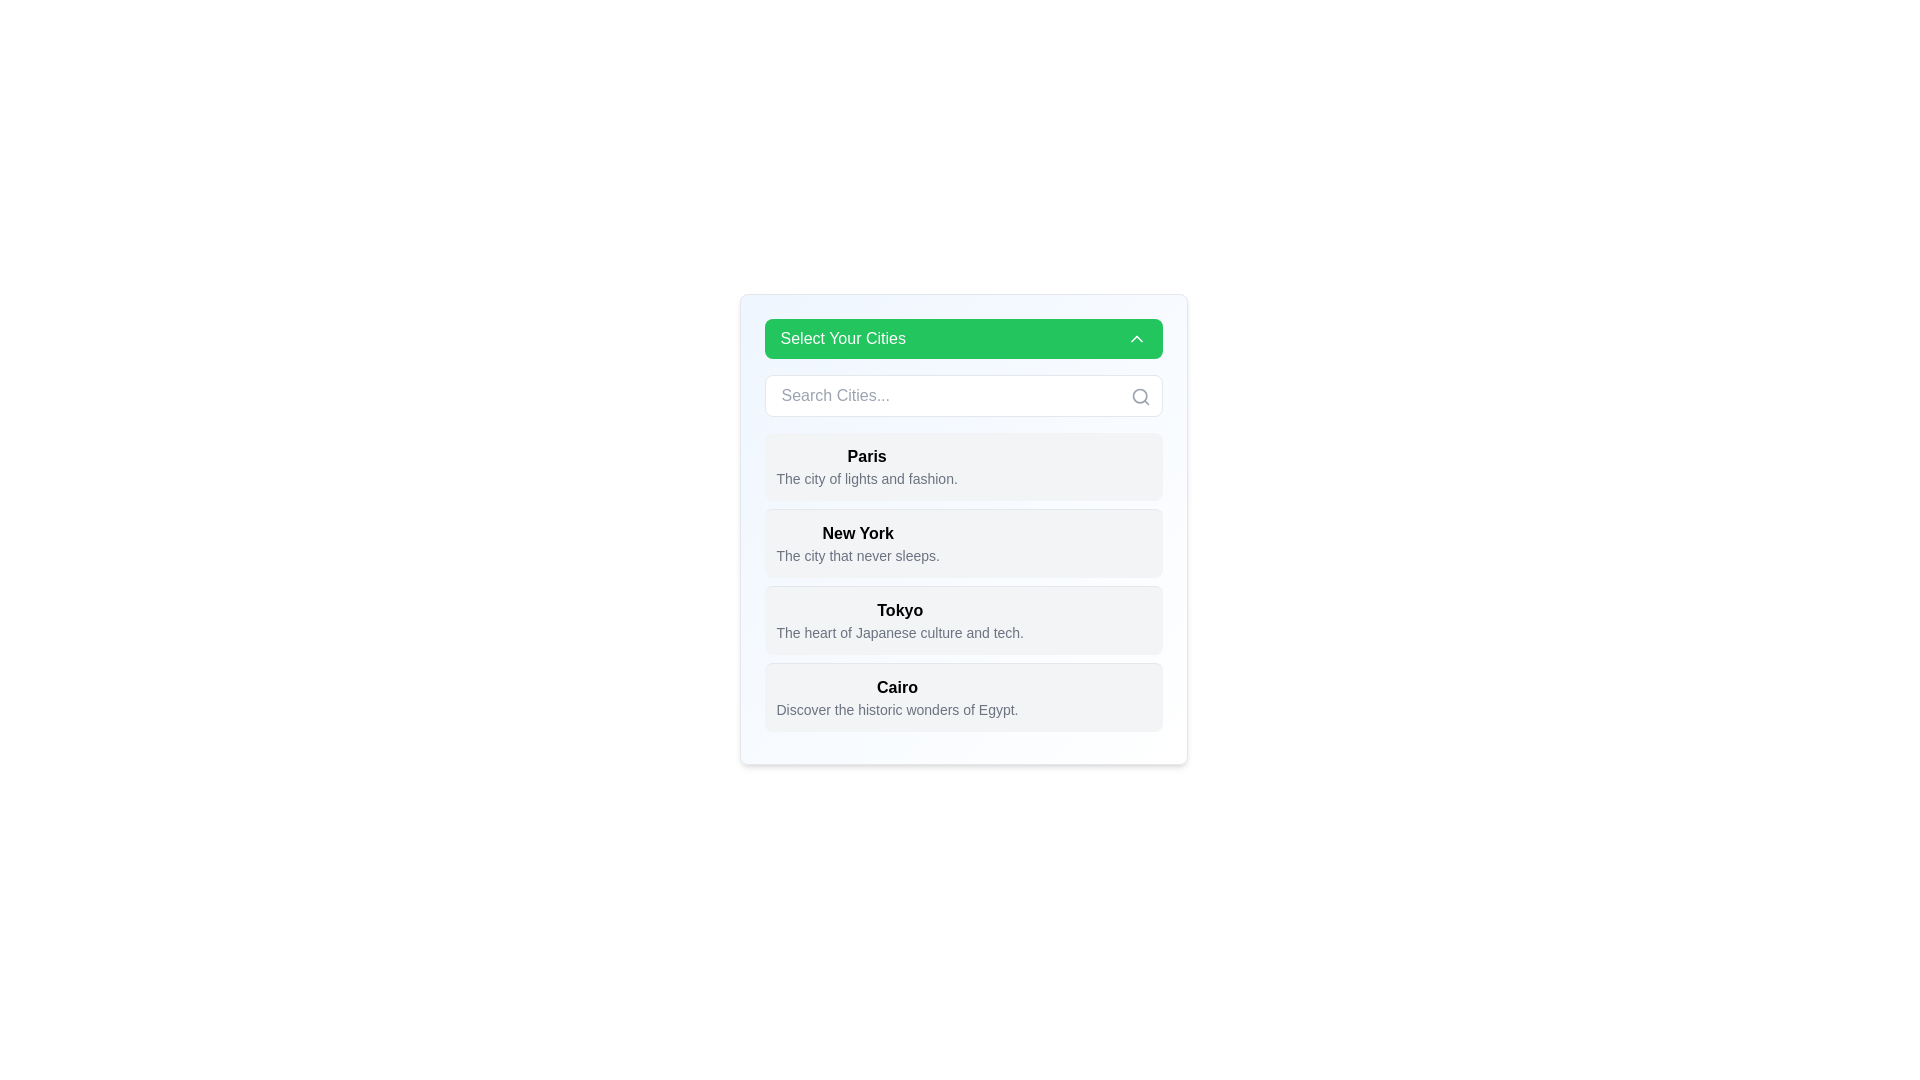 The image size is (1920, 1080). Describe the element at coordinates (899, 632) in the screenshot. I see `the static text element that provides additional descriptive information about the 'Tokyo' list item, which is located directly below the heading 'Tokyo'` at that location.